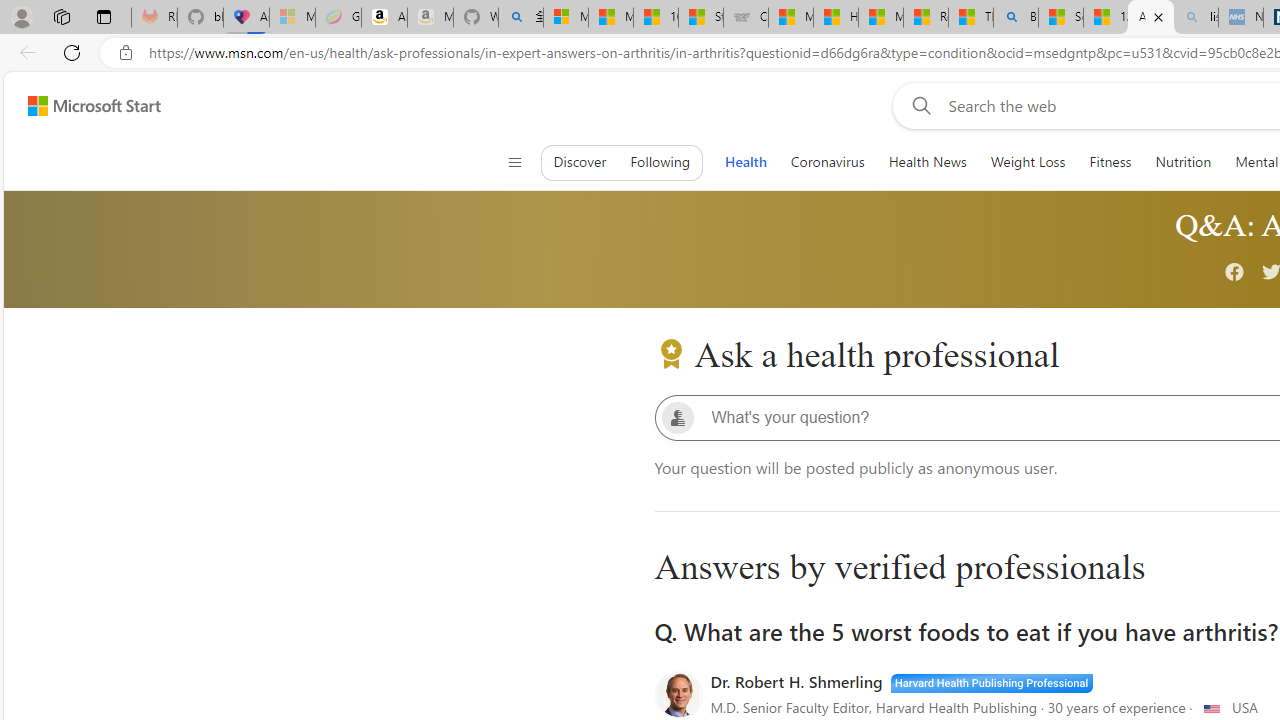 The width and height of the screenshot is (1280, 720). What do you see at coordinates (678, 694) in the screenshot?
I see `'doctorIconRound'` at bounding box center [678, 694].